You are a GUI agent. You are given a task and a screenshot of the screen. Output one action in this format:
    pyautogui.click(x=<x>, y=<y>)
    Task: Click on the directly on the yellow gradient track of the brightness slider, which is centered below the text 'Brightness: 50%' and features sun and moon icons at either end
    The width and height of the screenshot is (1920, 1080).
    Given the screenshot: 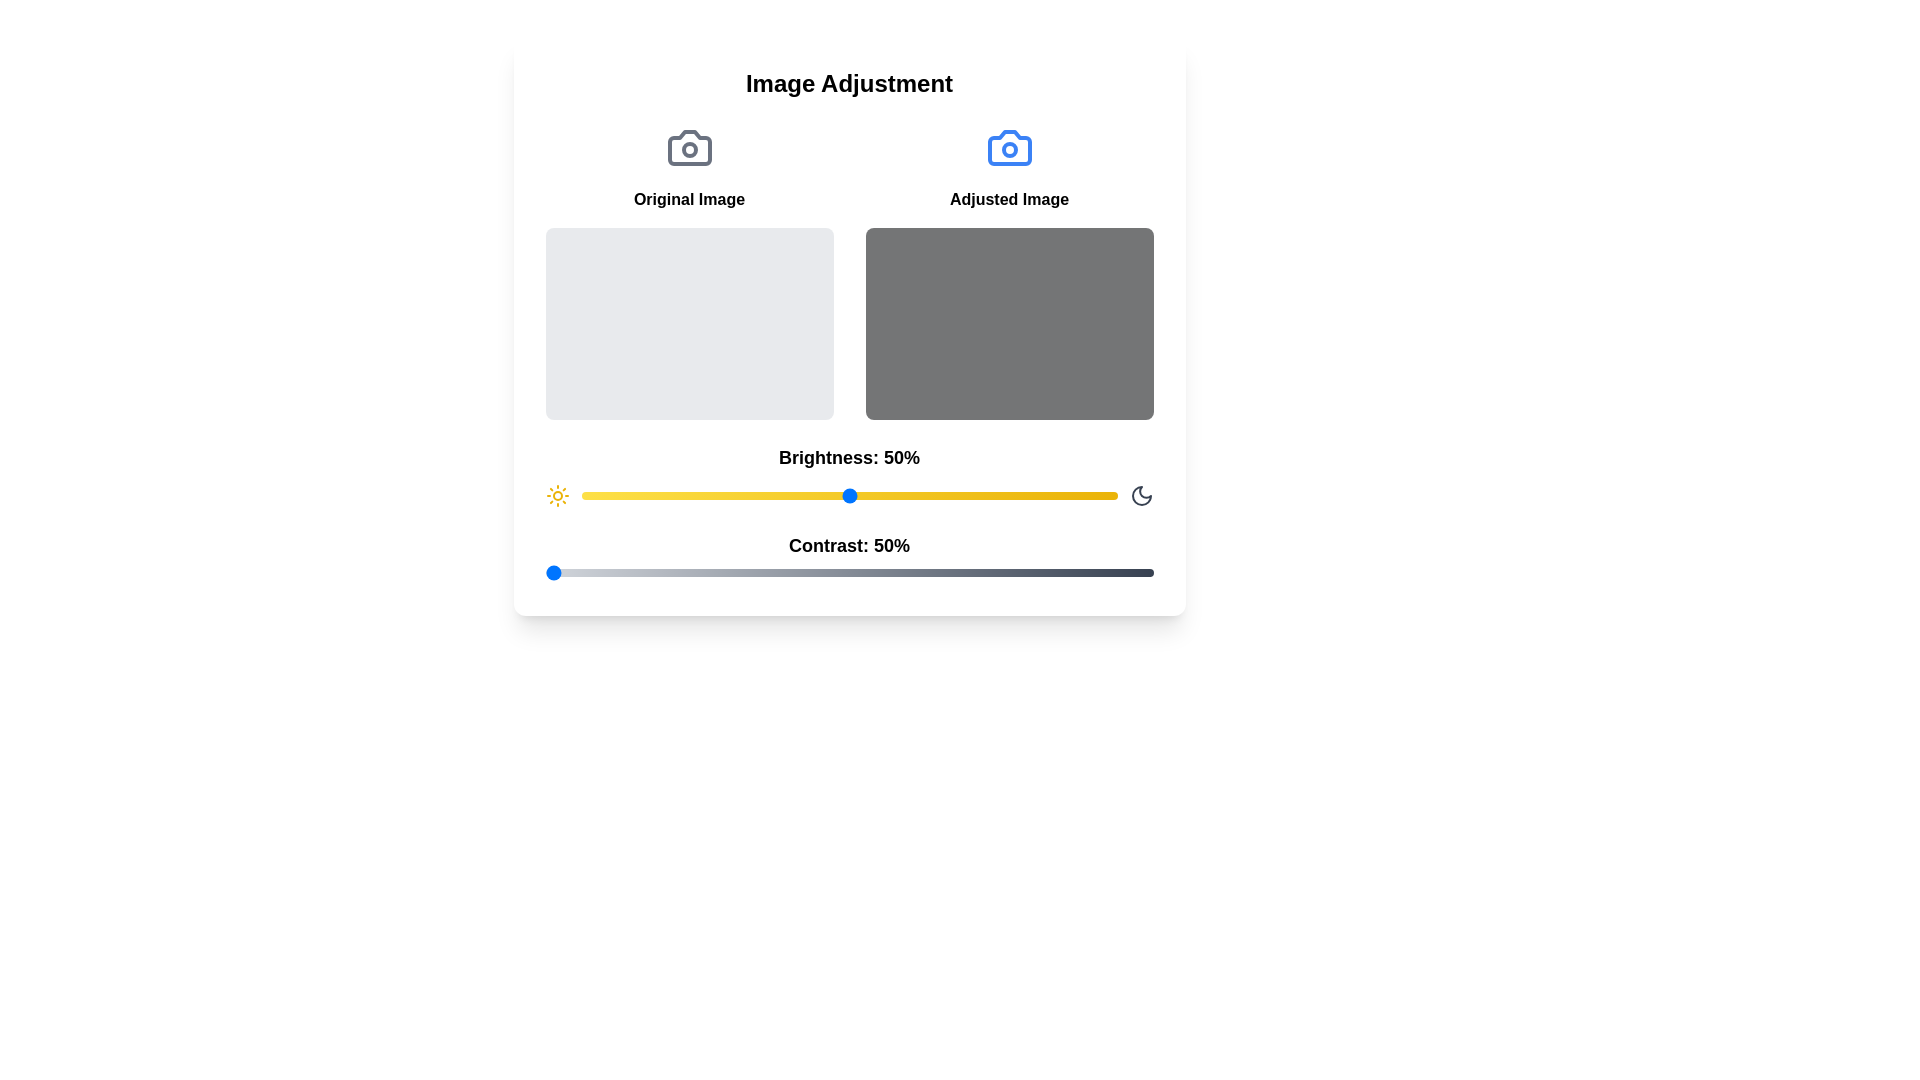 What is the action you would take?
    pyautogui.click(x=849, y=495)
    